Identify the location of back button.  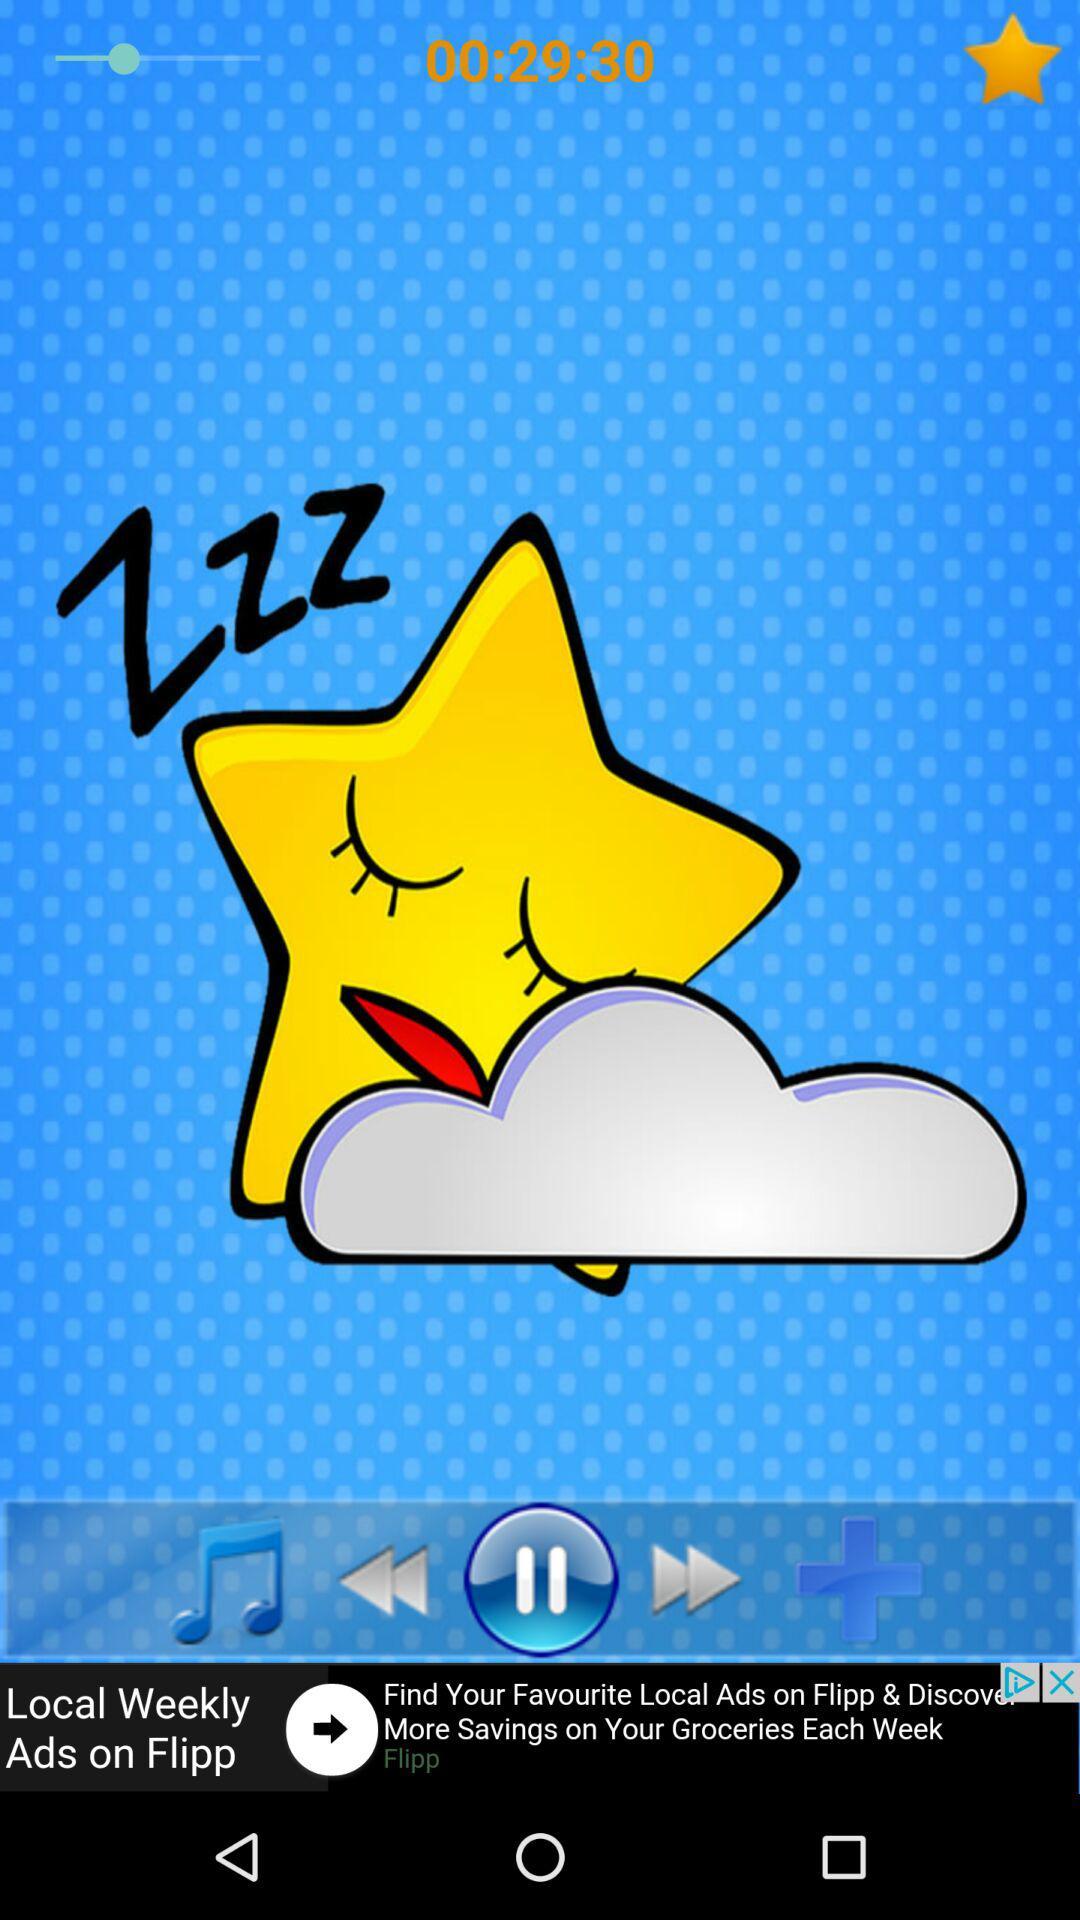
(204, 1577).